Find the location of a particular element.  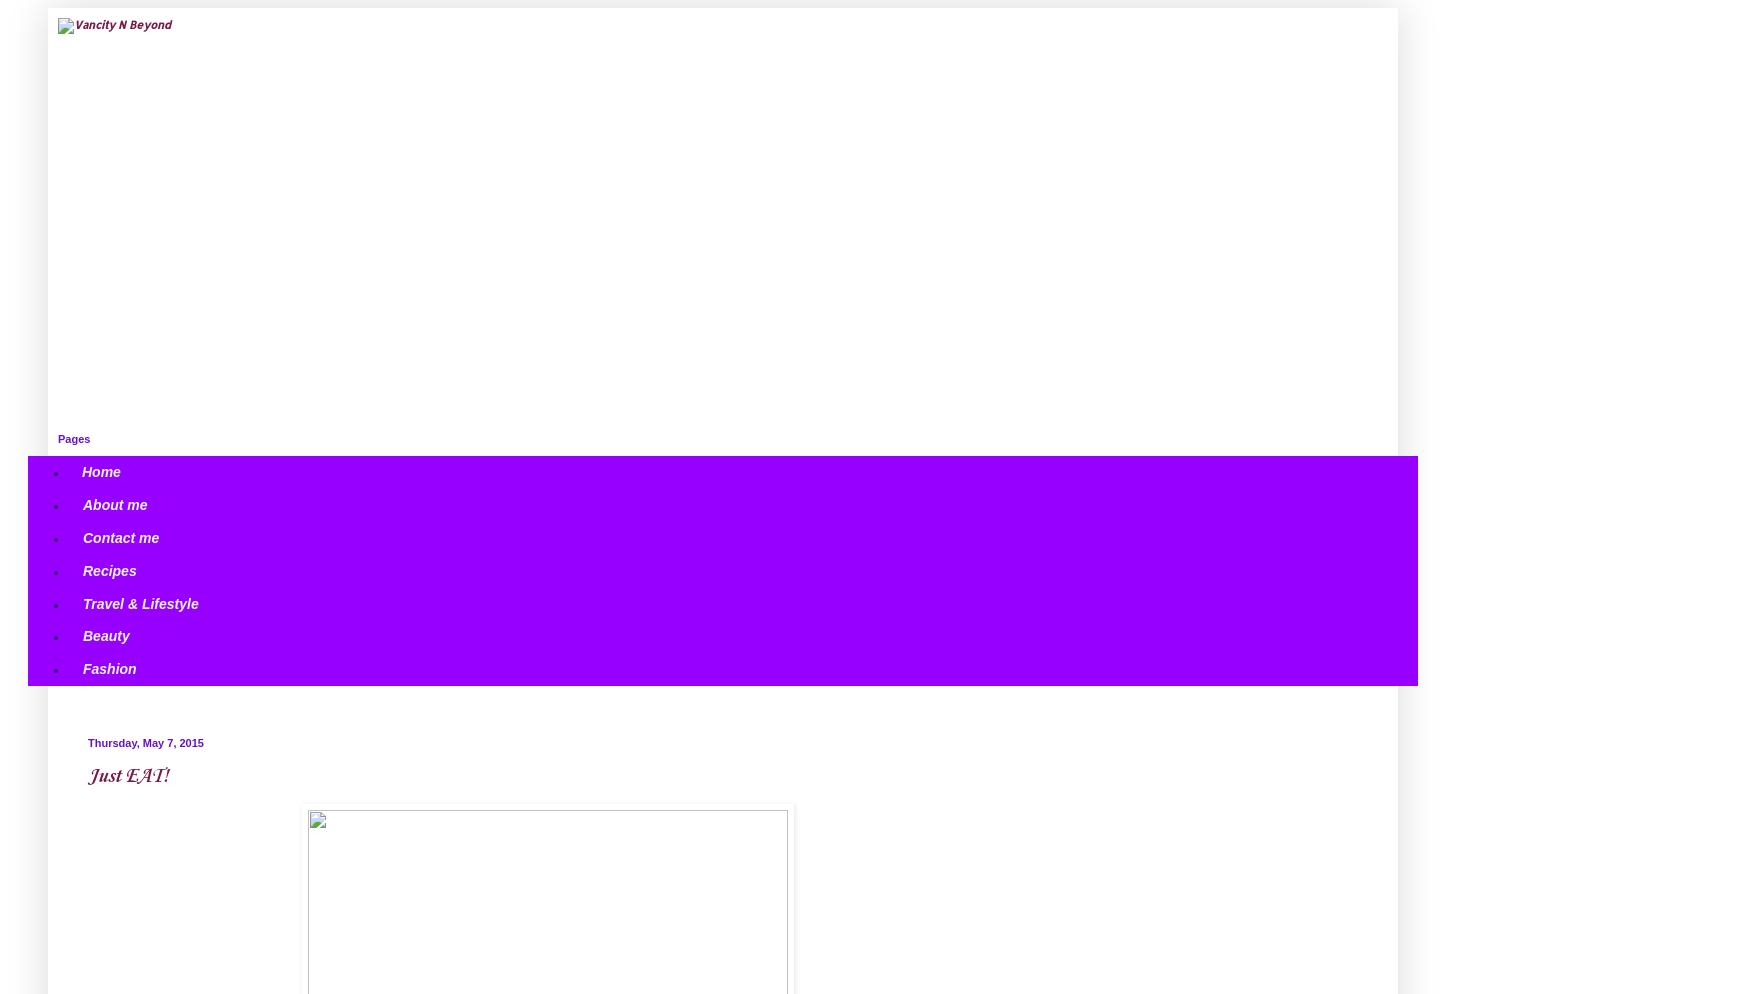

'Beauty' is located at coordinates (105, 634).